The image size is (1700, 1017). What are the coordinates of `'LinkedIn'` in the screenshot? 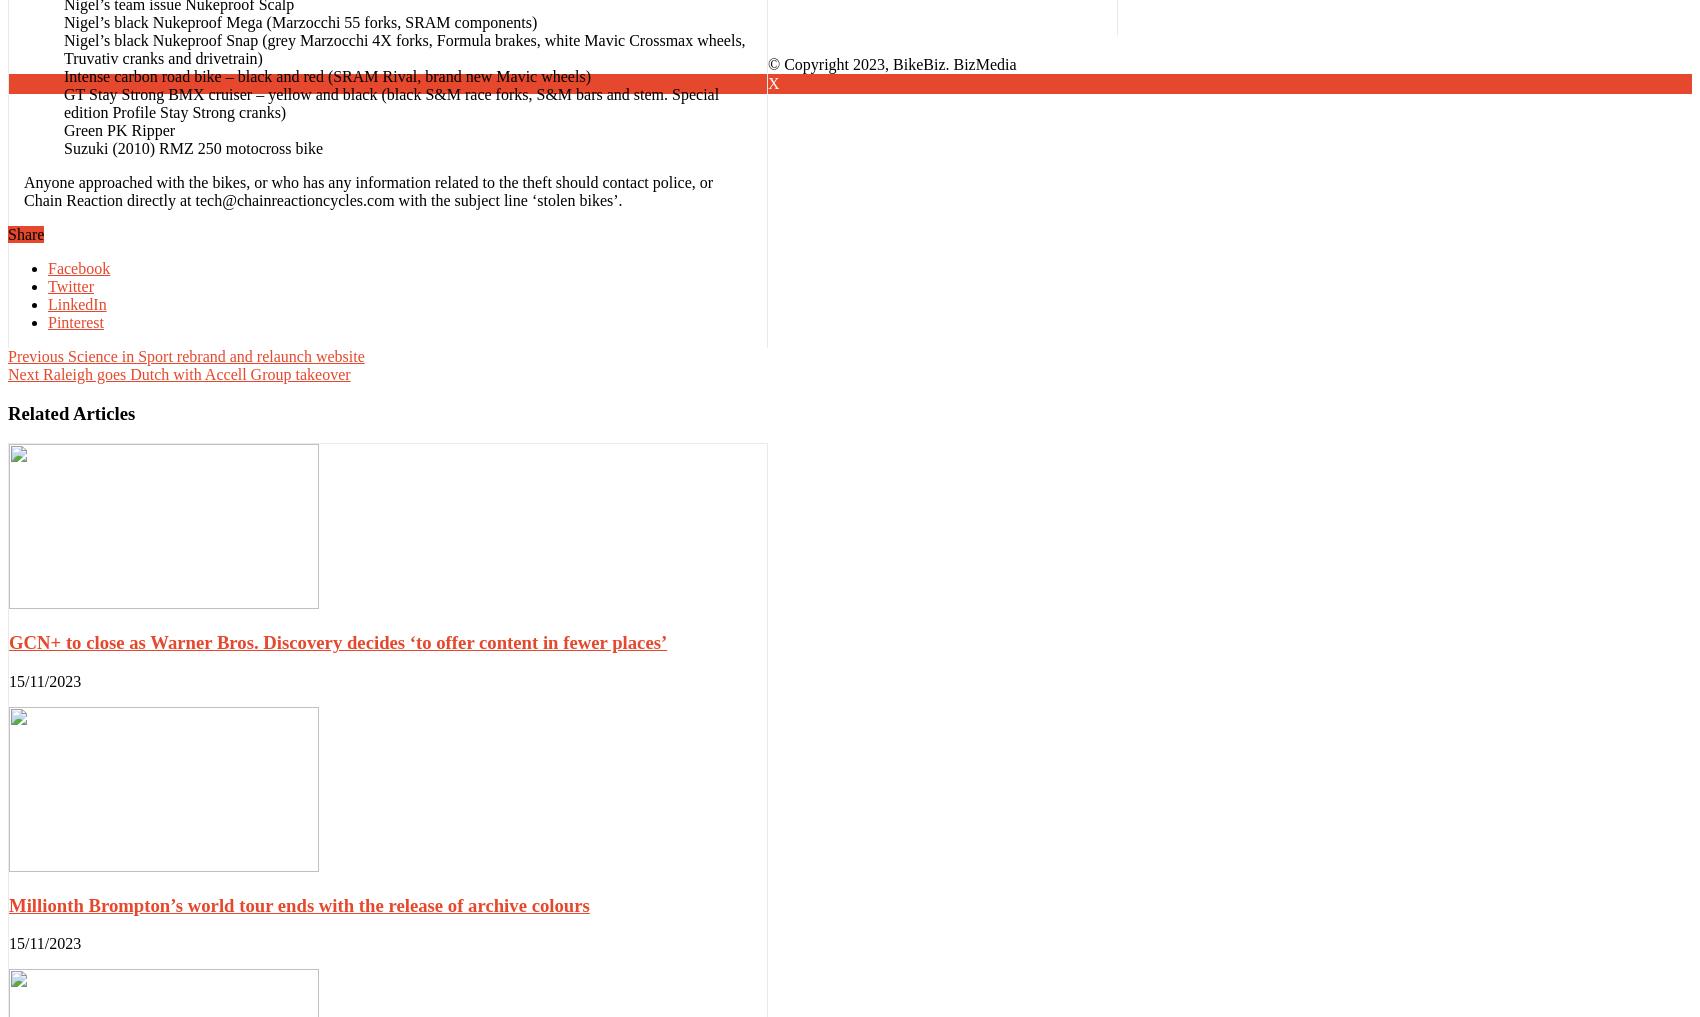 It's located at (77, 303).